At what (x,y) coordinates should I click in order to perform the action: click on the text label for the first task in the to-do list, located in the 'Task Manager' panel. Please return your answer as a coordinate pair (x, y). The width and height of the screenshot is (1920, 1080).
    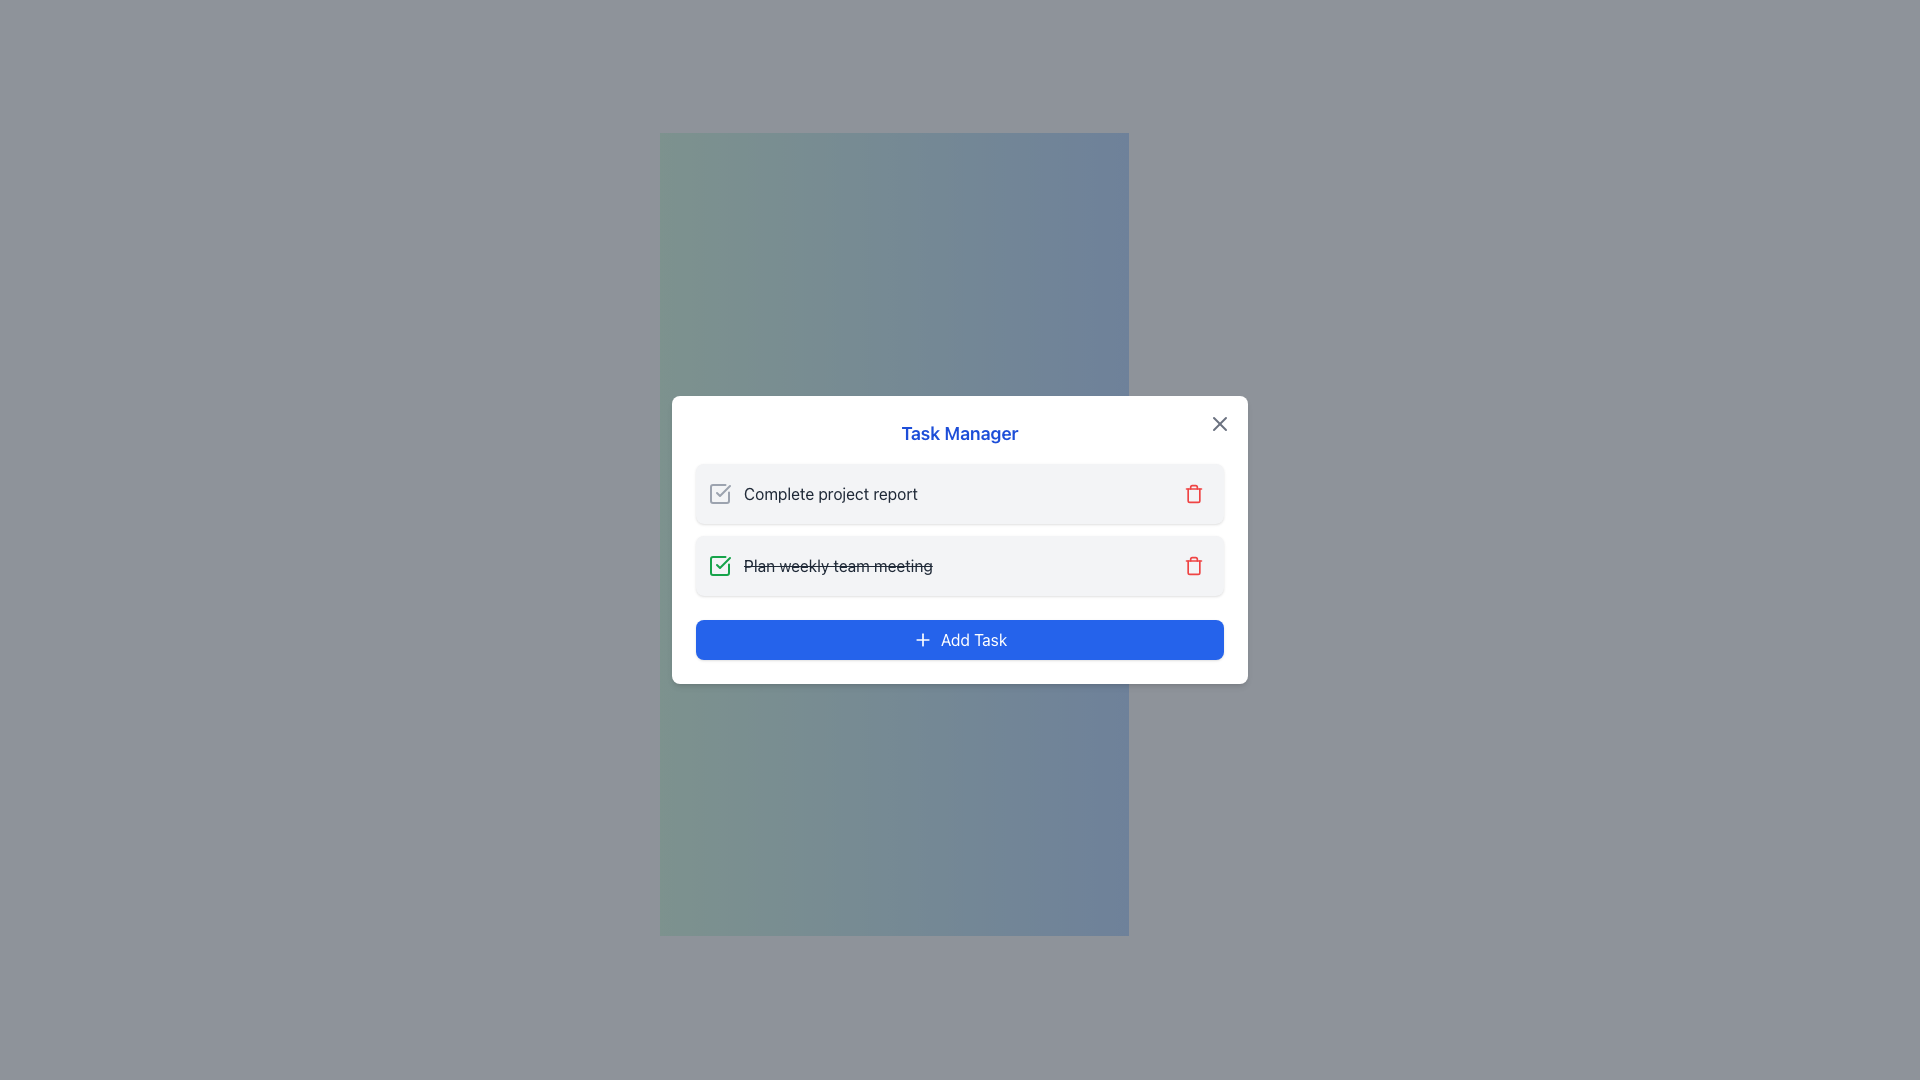
    Looking at the image, I should click on (812, 493).